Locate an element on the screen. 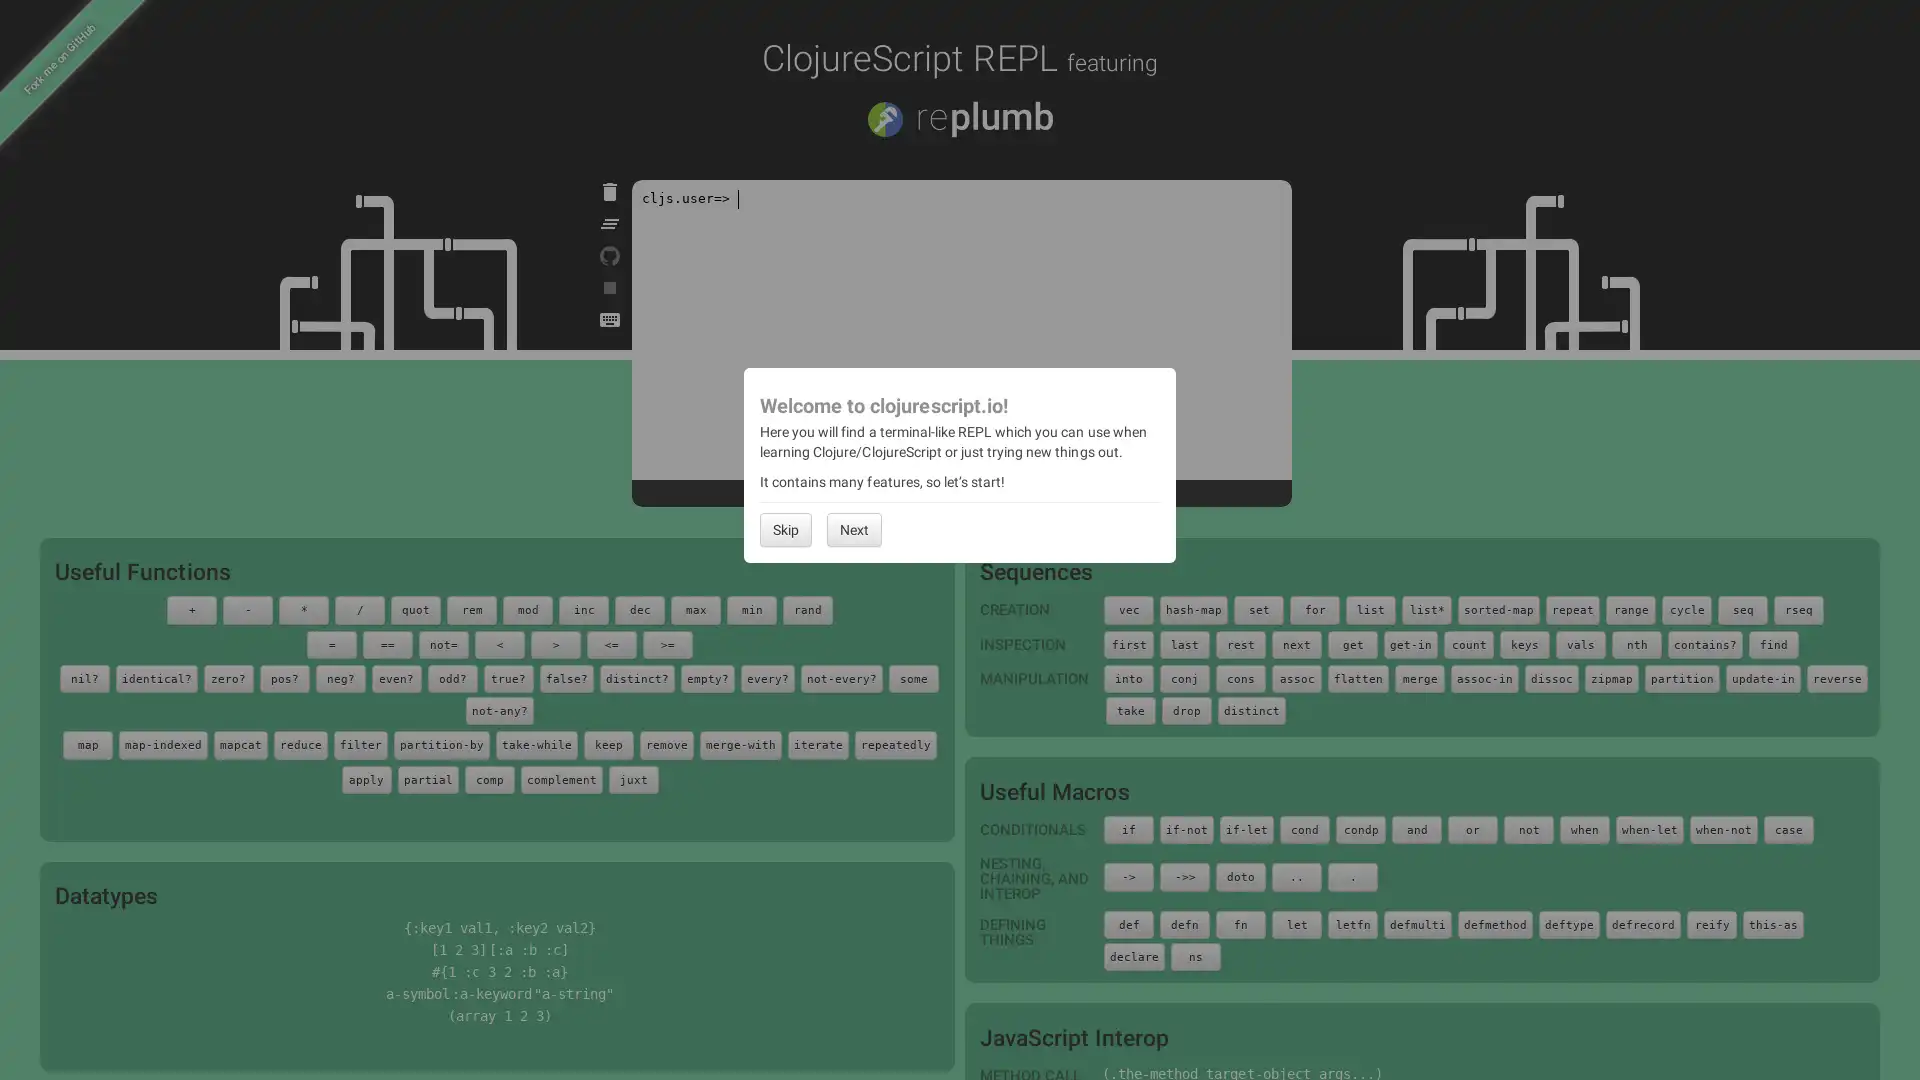 This screenshot has height=1080, width=1920. filter is located at coordinates (360, 744).